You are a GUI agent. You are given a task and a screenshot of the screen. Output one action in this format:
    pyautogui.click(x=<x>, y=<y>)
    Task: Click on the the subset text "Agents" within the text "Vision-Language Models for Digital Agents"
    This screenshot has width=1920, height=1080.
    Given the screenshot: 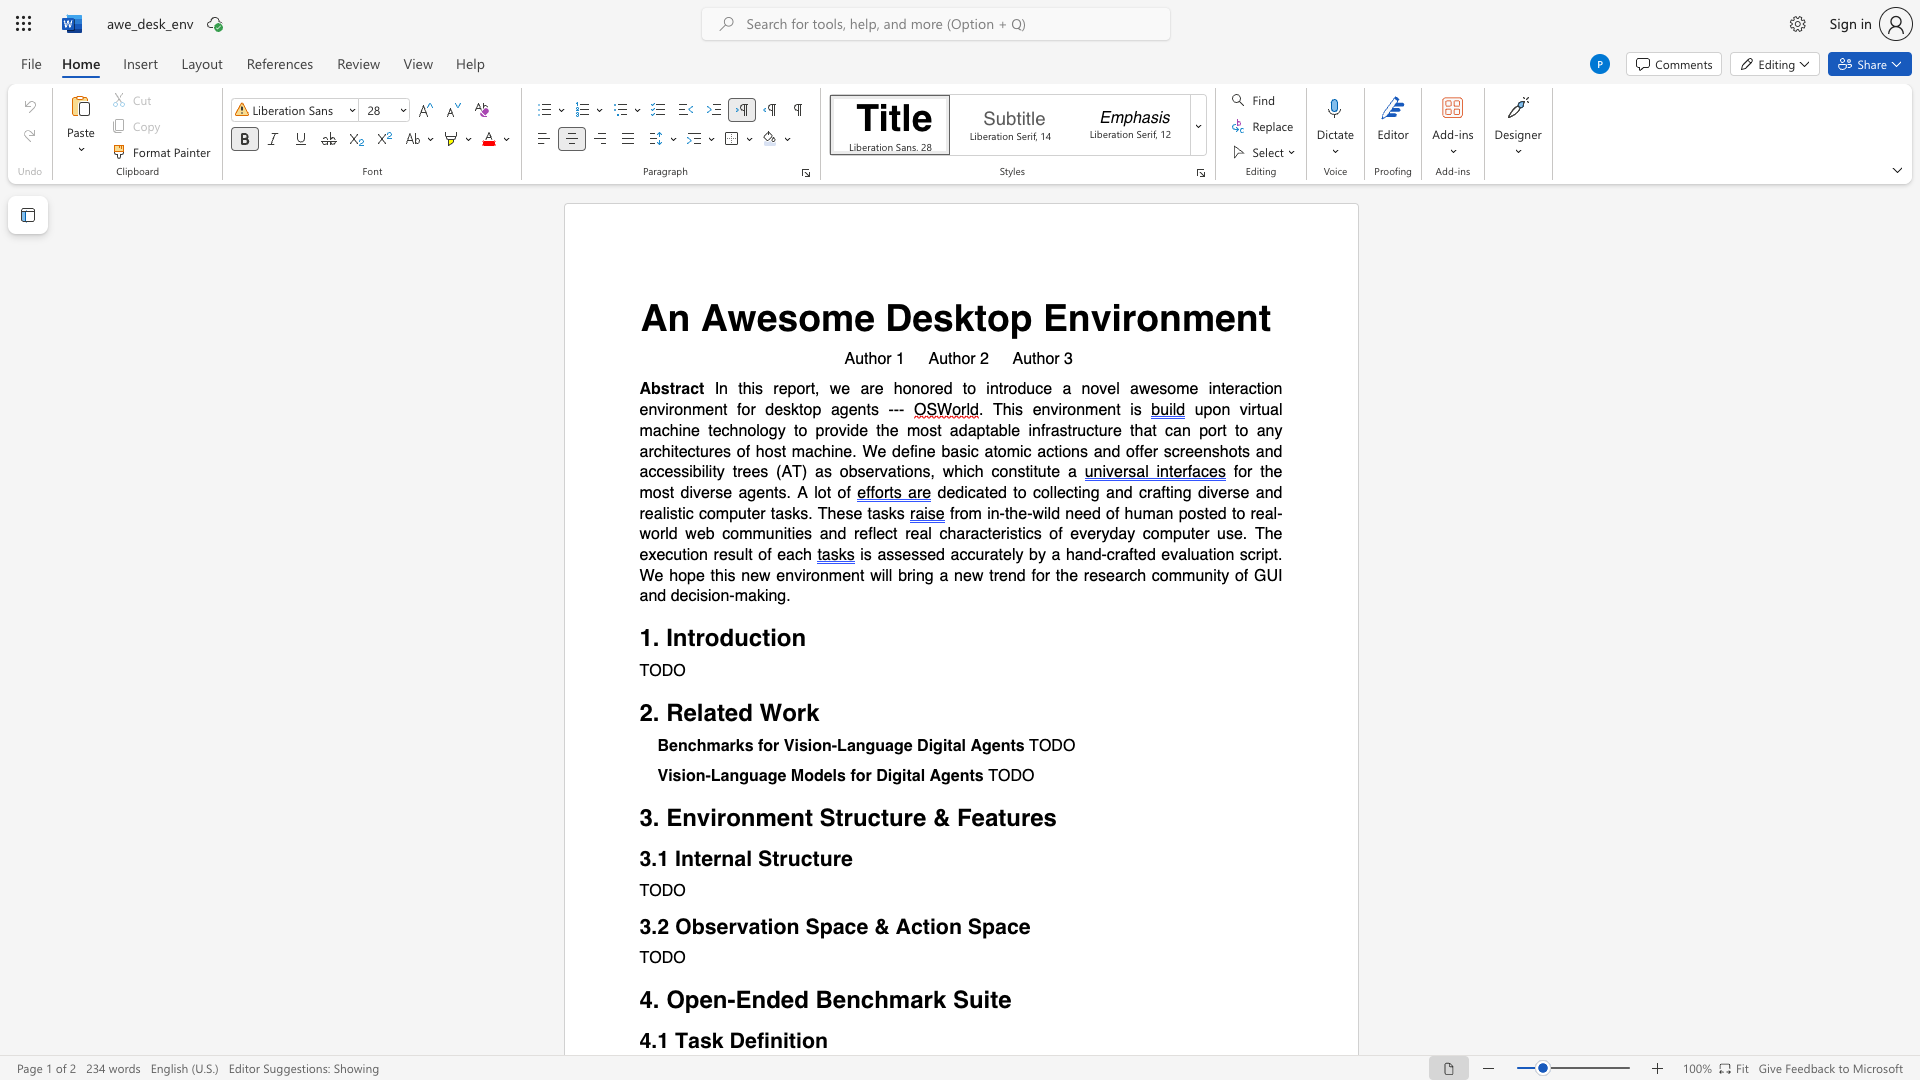 What is the action you would take?
    pyautogui.click(x=928, y=775)
    